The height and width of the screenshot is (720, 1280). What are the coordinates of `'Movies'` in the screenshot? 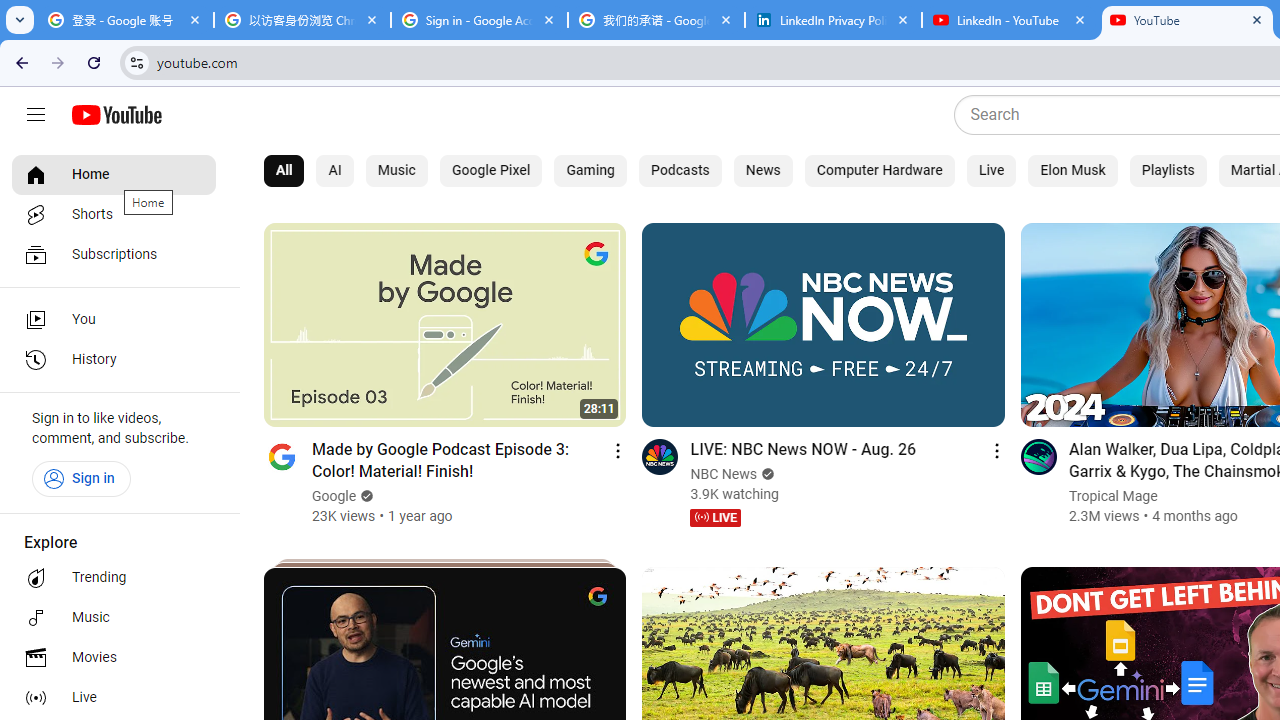 It's located at (112, 658).